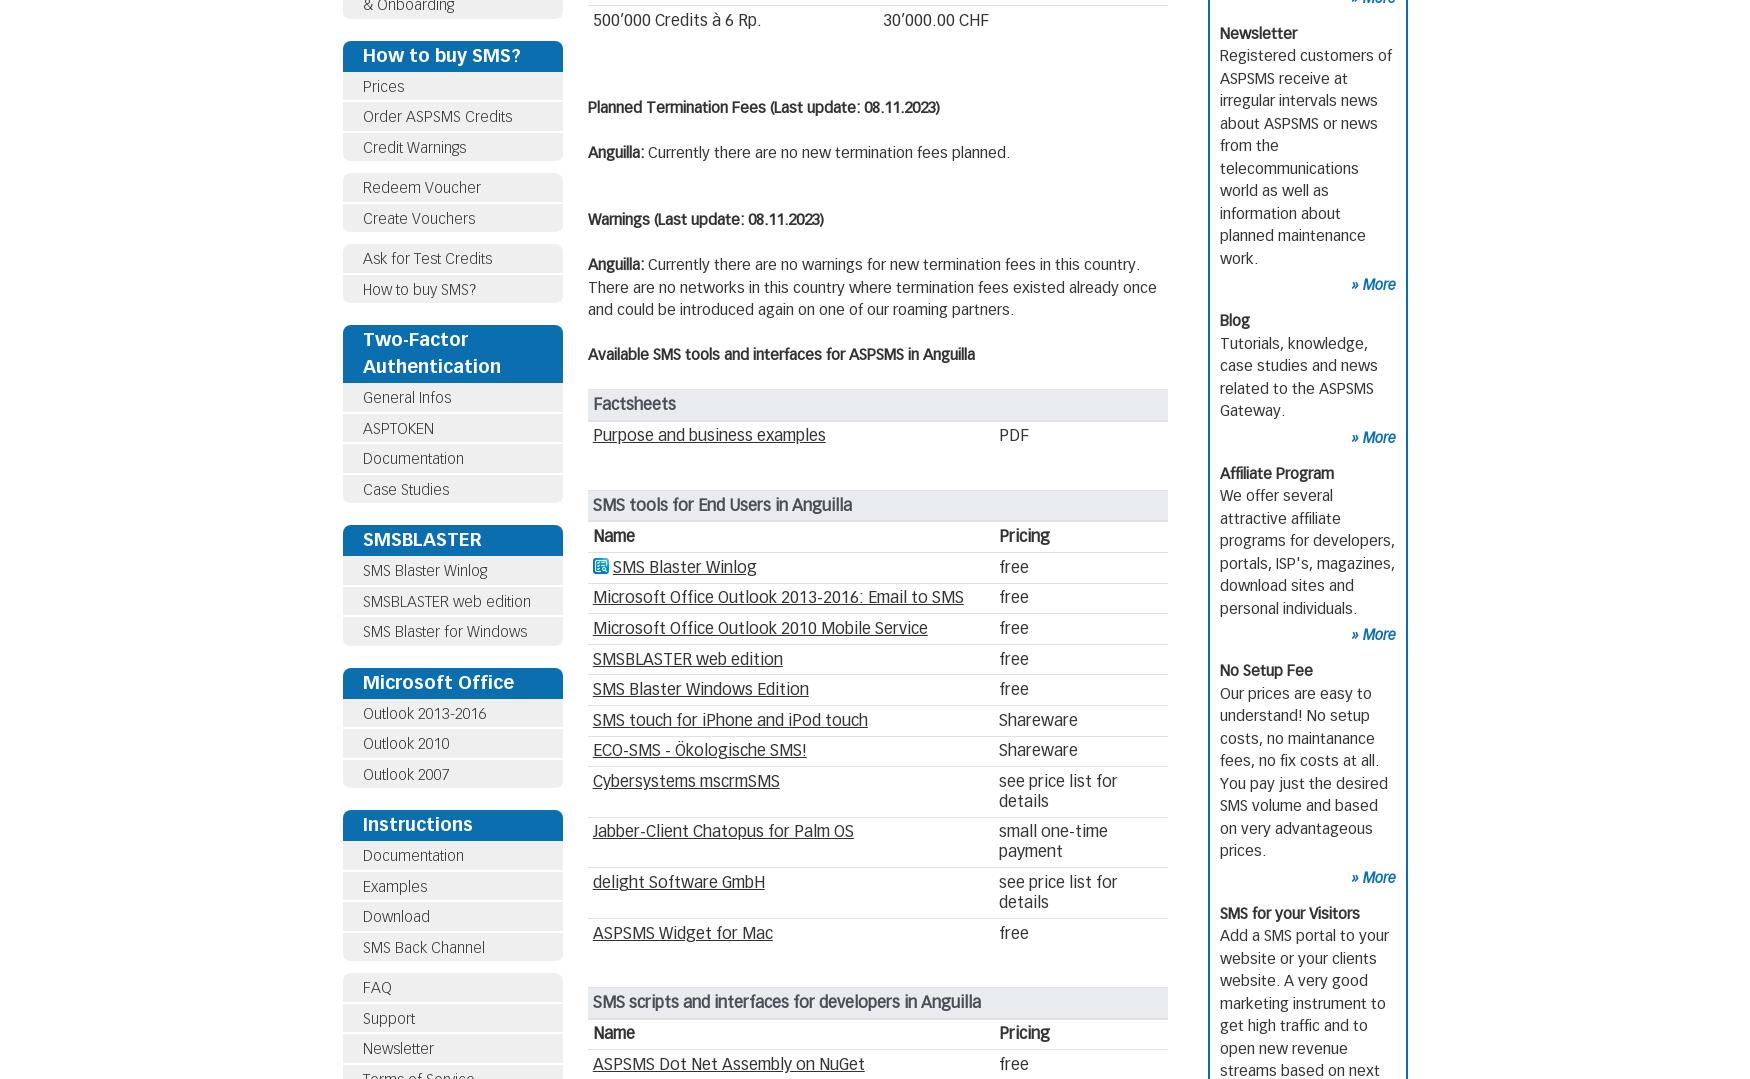 The image size is (1750, 1079). What do you see at coordinates (872, 287) in the screenshot?
I see `'Currently there are no warnings for new termination fees in this country. There are no networks in this country where termination fees existed already once and could be introduced again on one of our roaming partners.'` at bounding box center [872, 287].